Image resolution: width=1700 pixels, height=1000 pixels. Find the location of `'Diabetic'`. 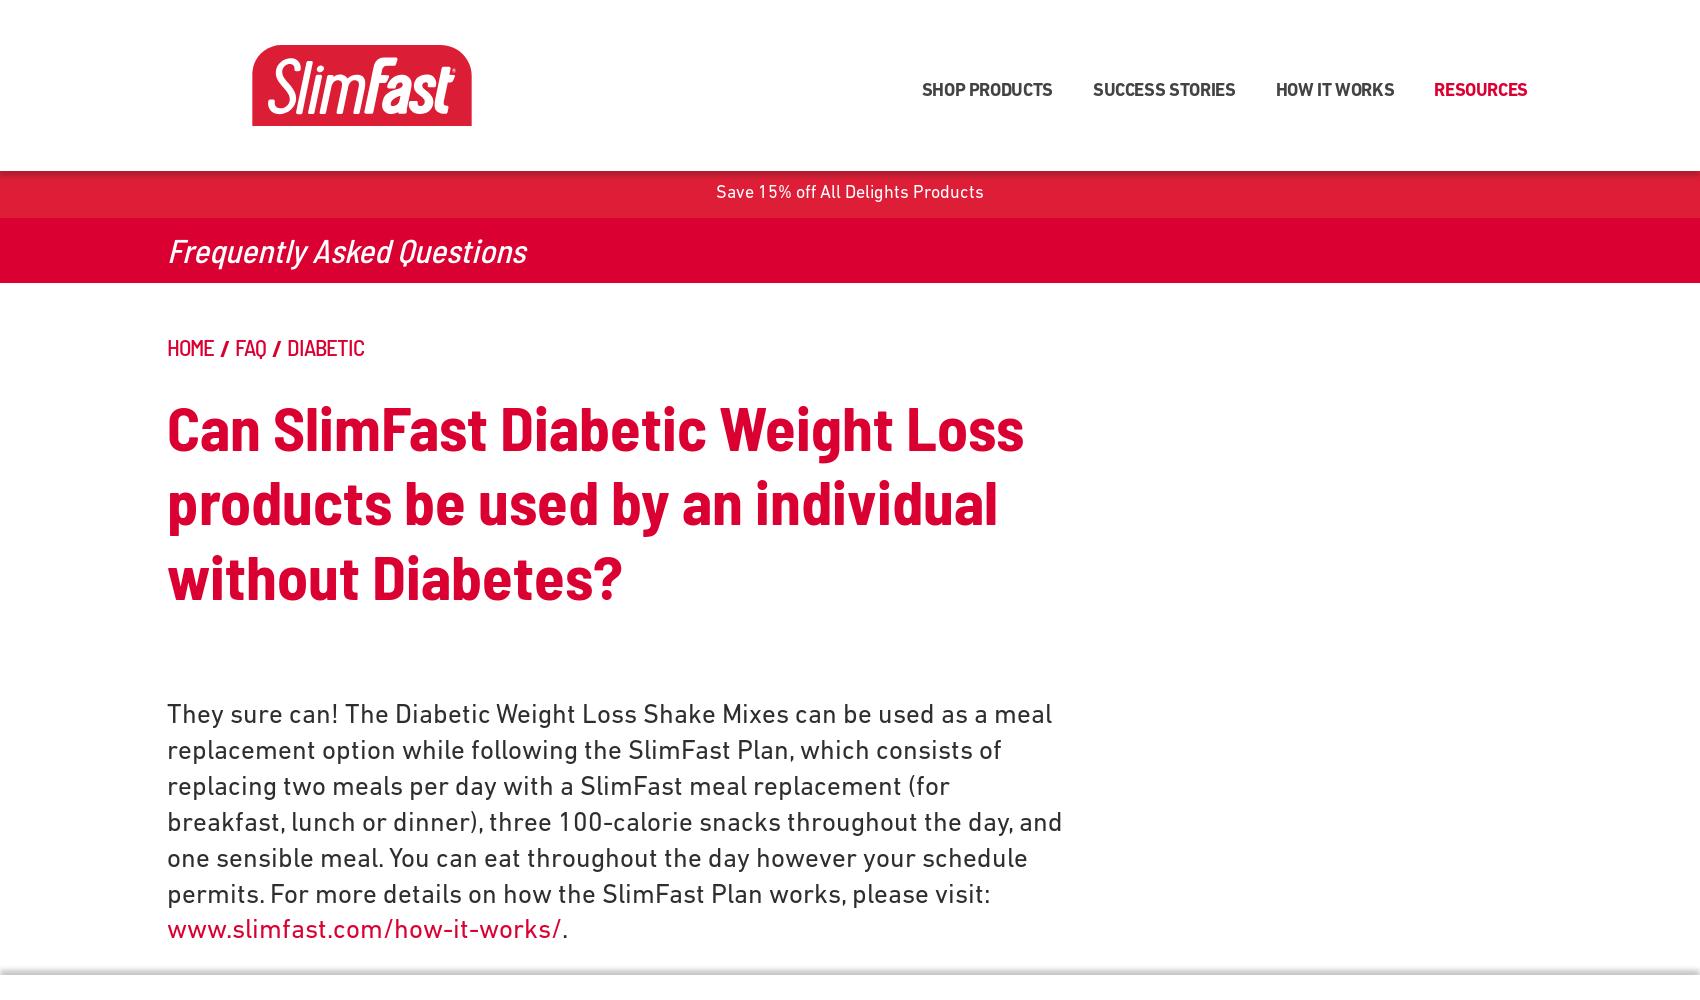

'Diabetic' is located at coordinates (324, 345).